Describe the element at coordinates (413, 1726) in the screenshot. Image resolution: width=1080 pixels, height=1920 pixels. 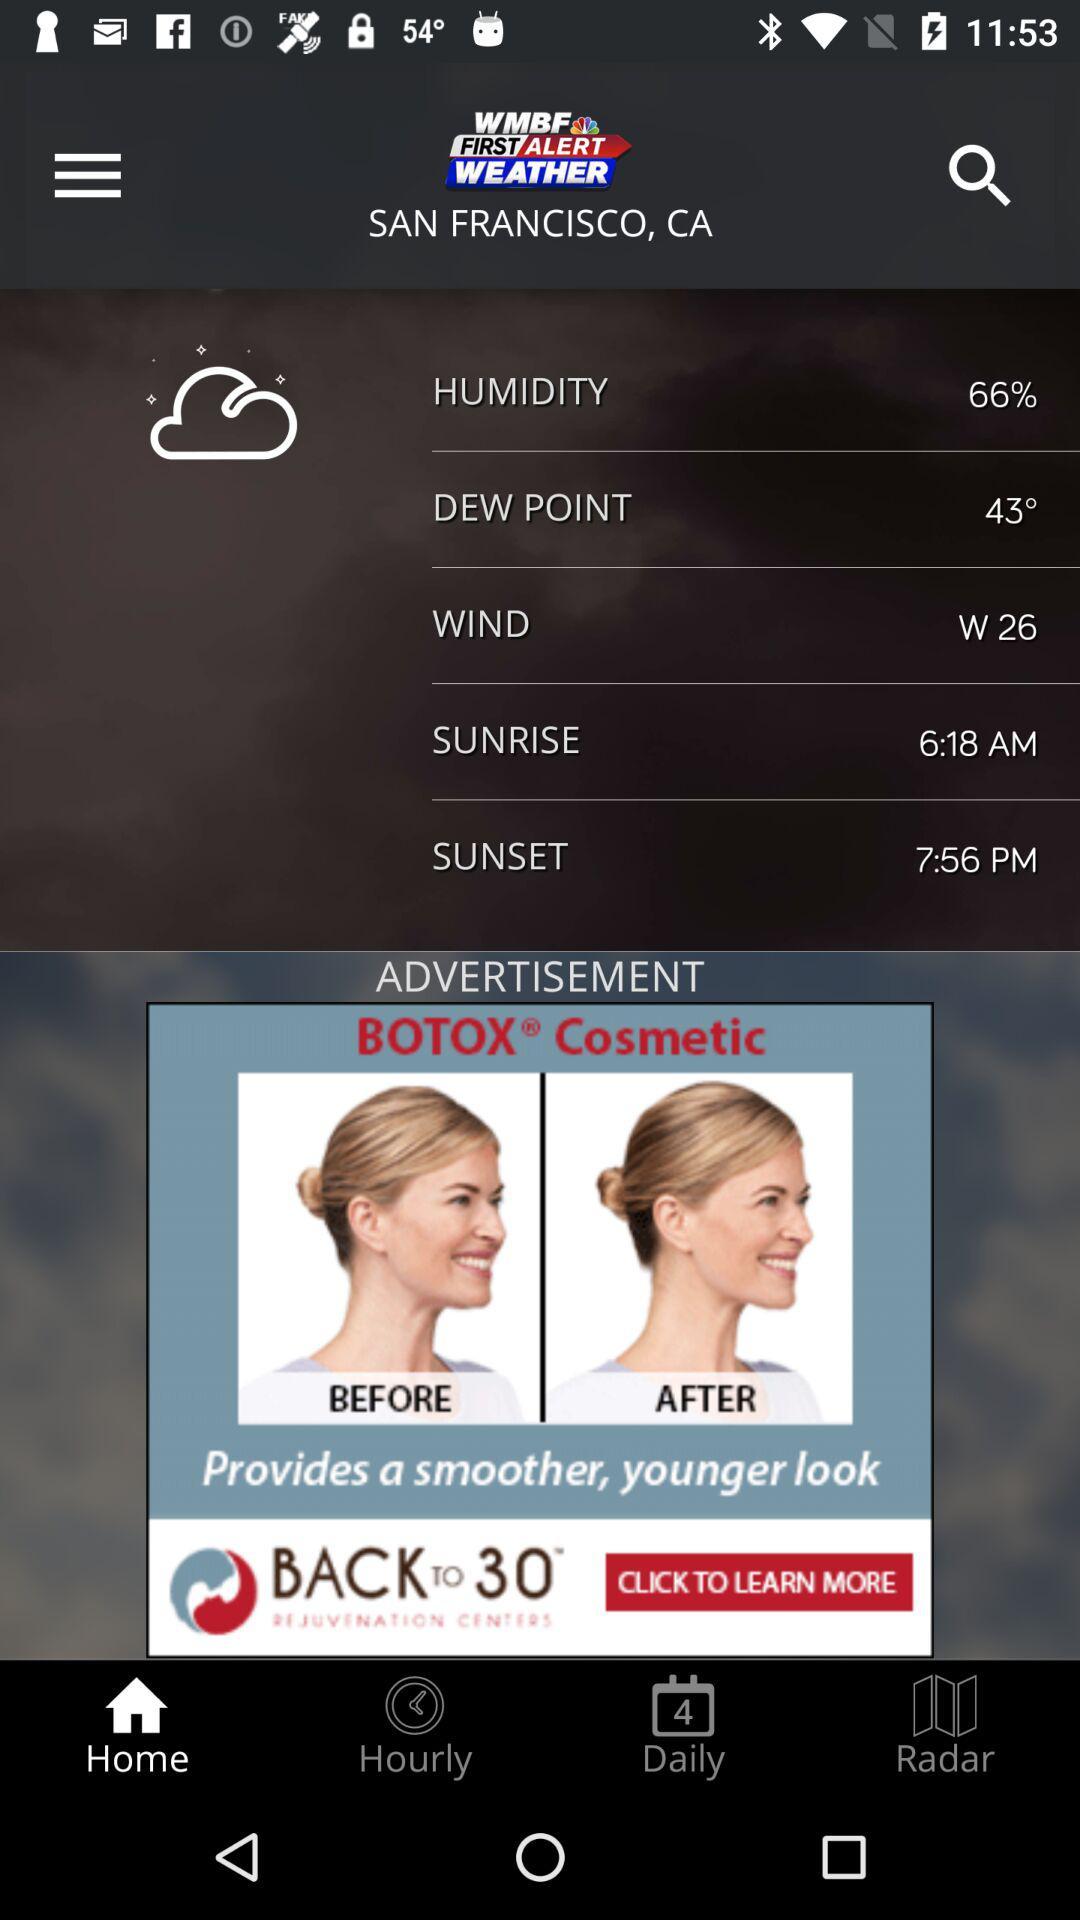
I see `item next to the home radio button` at that location.